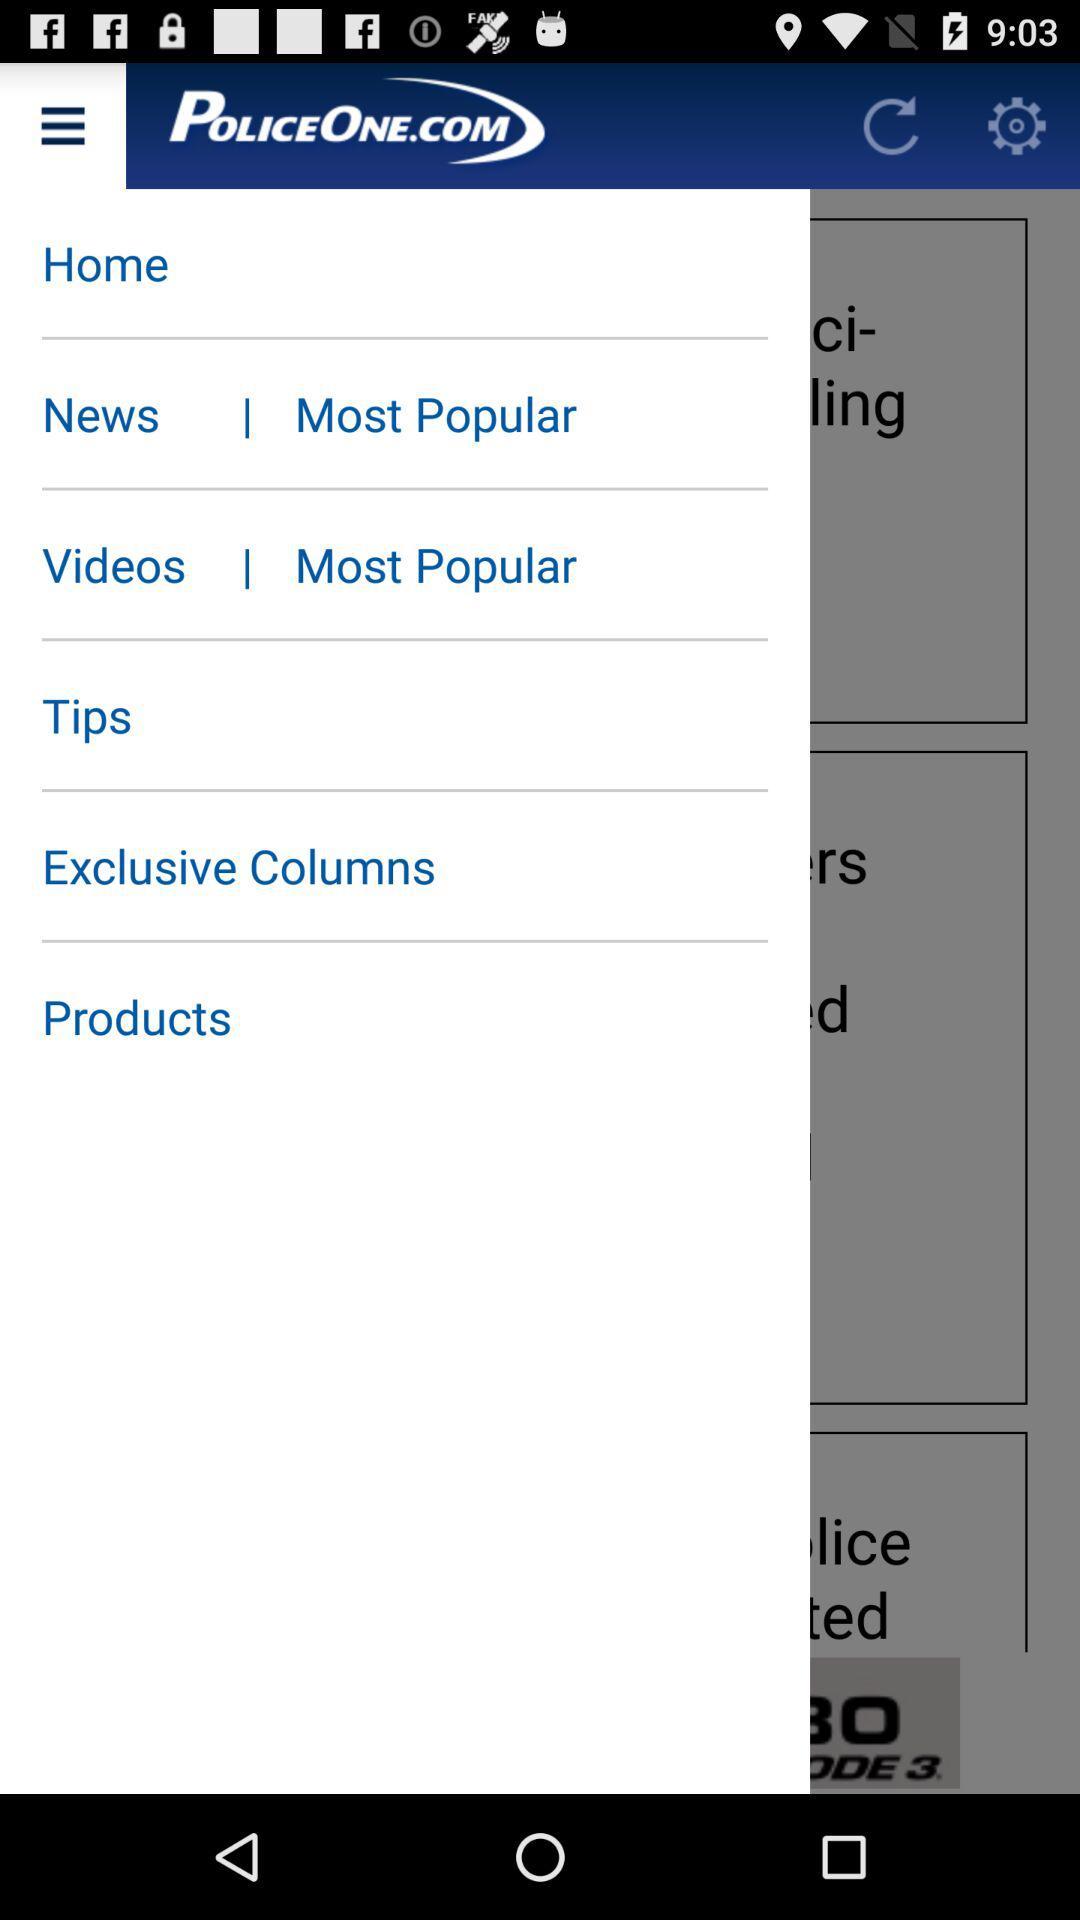 The image size is (1080, 1920). I want to click on the menu icon, so click(61, 133).